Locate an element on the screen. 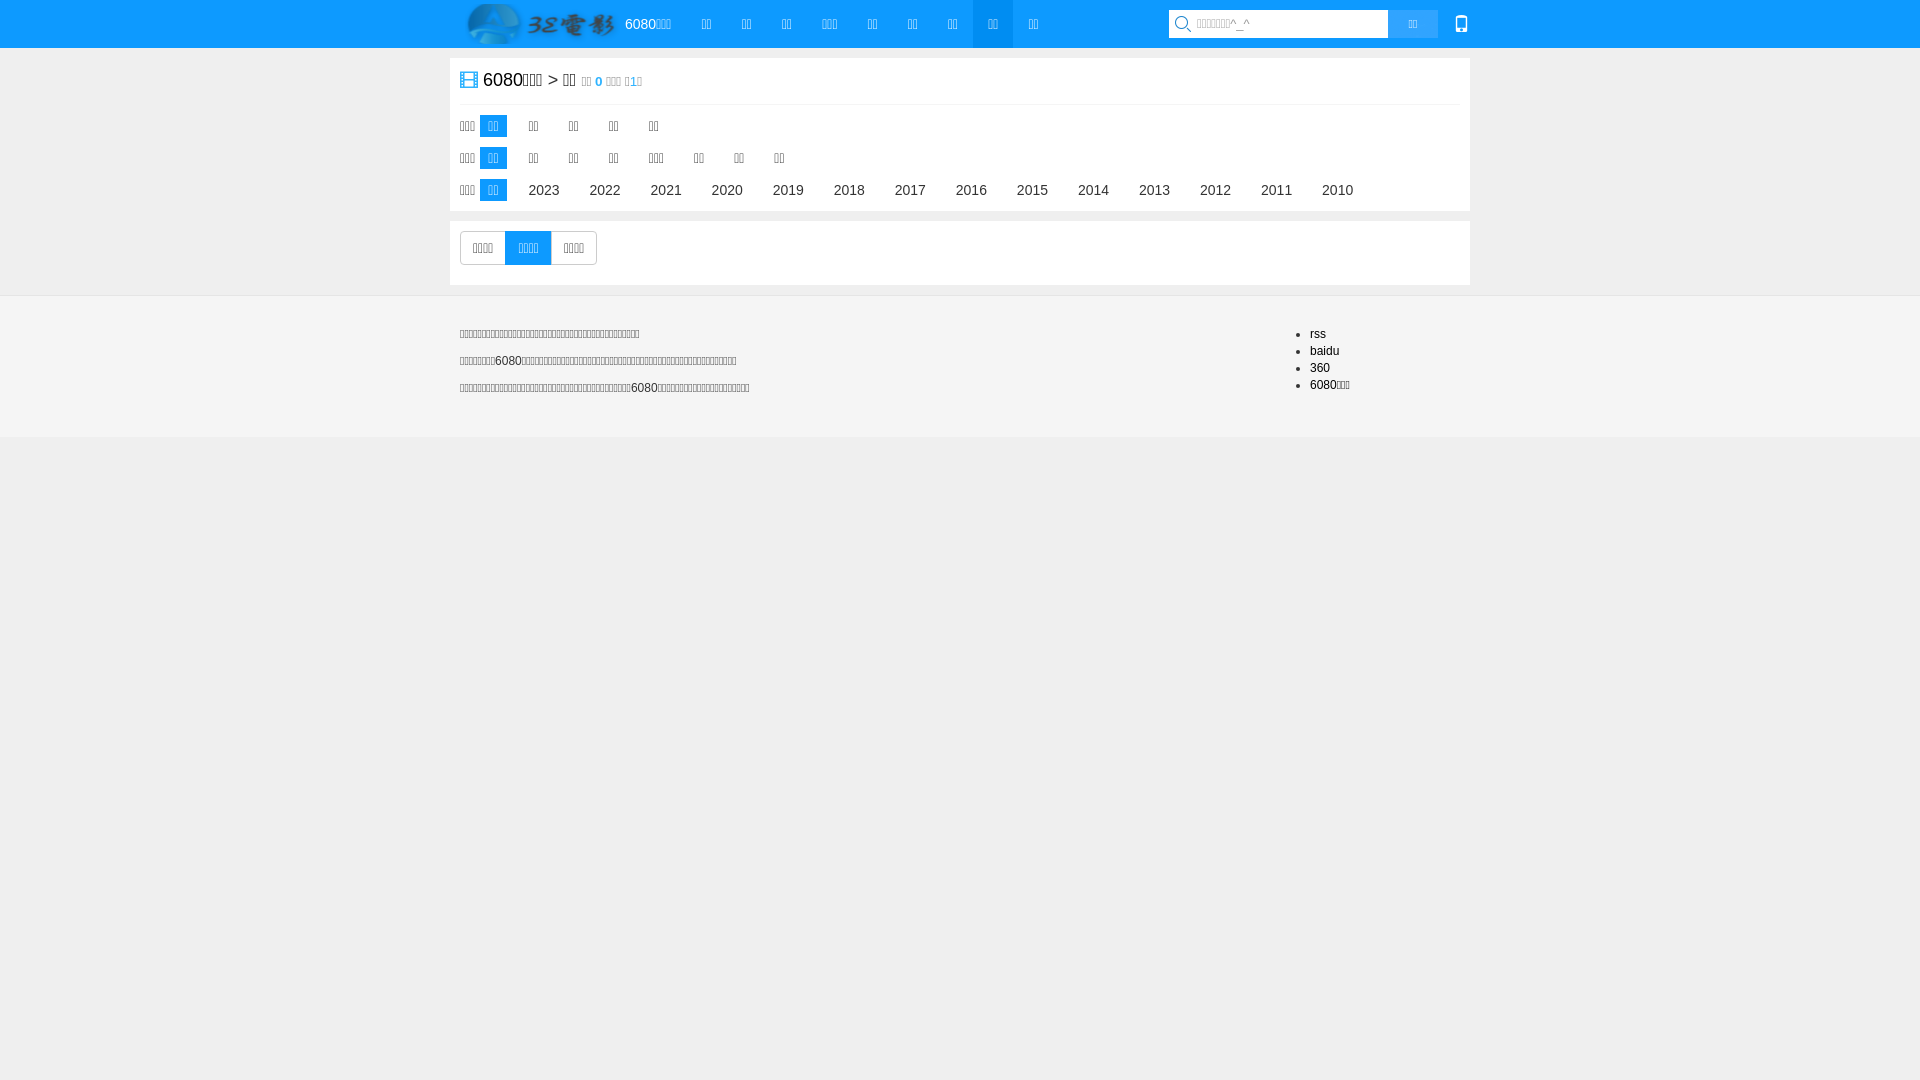 The height and width of the screenshot is (1080, 1920). '2013' is located at coordinates (1154, 189).